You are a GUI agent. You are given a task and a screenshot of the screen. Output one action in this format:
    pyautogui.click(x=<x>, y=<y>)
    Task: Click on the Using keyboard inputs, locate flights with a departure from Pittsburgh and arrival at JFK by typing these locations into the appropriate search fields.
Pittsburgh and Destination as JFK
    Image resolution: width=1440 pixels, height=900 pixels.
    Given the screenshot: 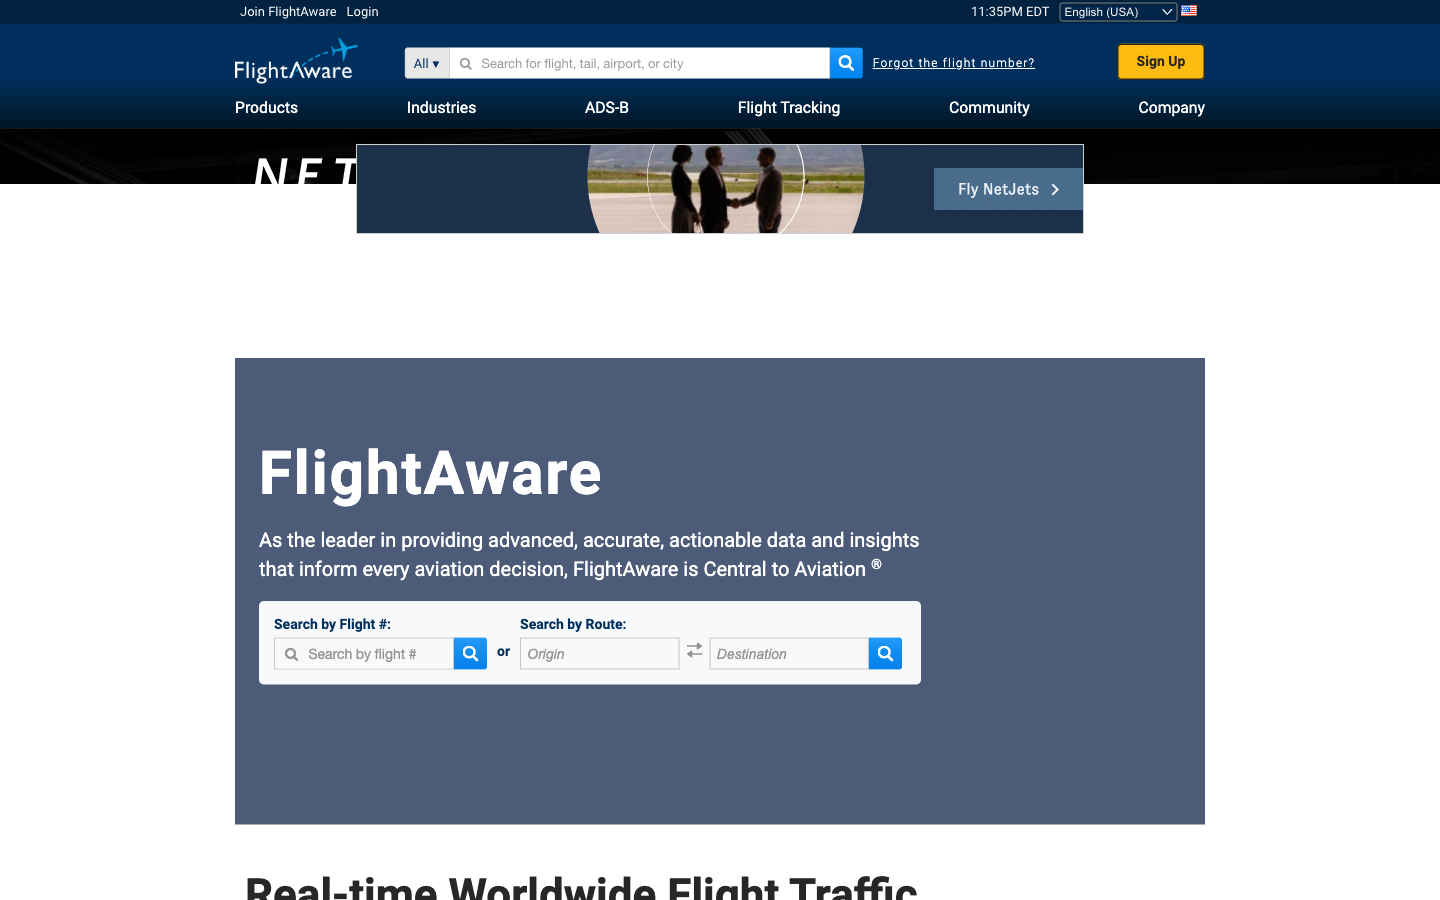 What is the action you would take?
    pyautogui.click(x=600, y=655)
    